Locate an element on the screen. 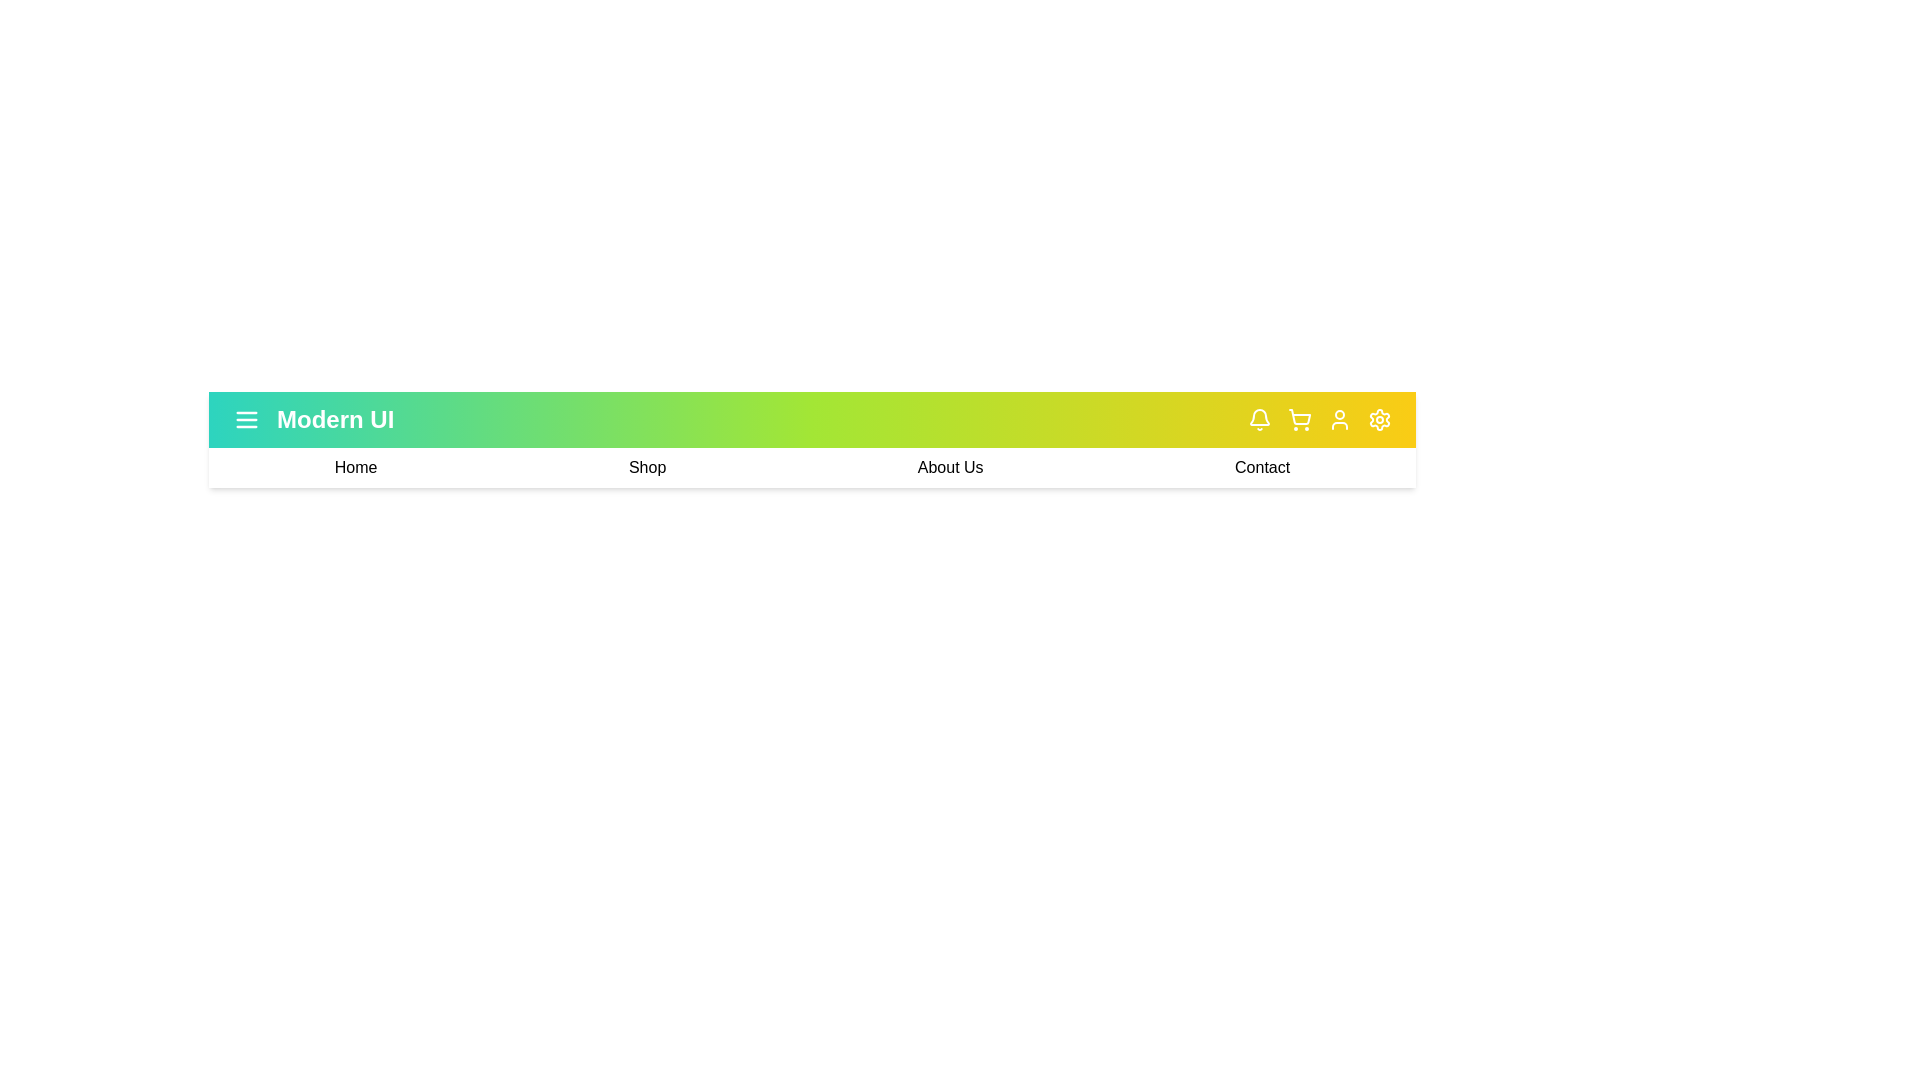  the 'About Us' navigation link is located at coordinates (949, 467).